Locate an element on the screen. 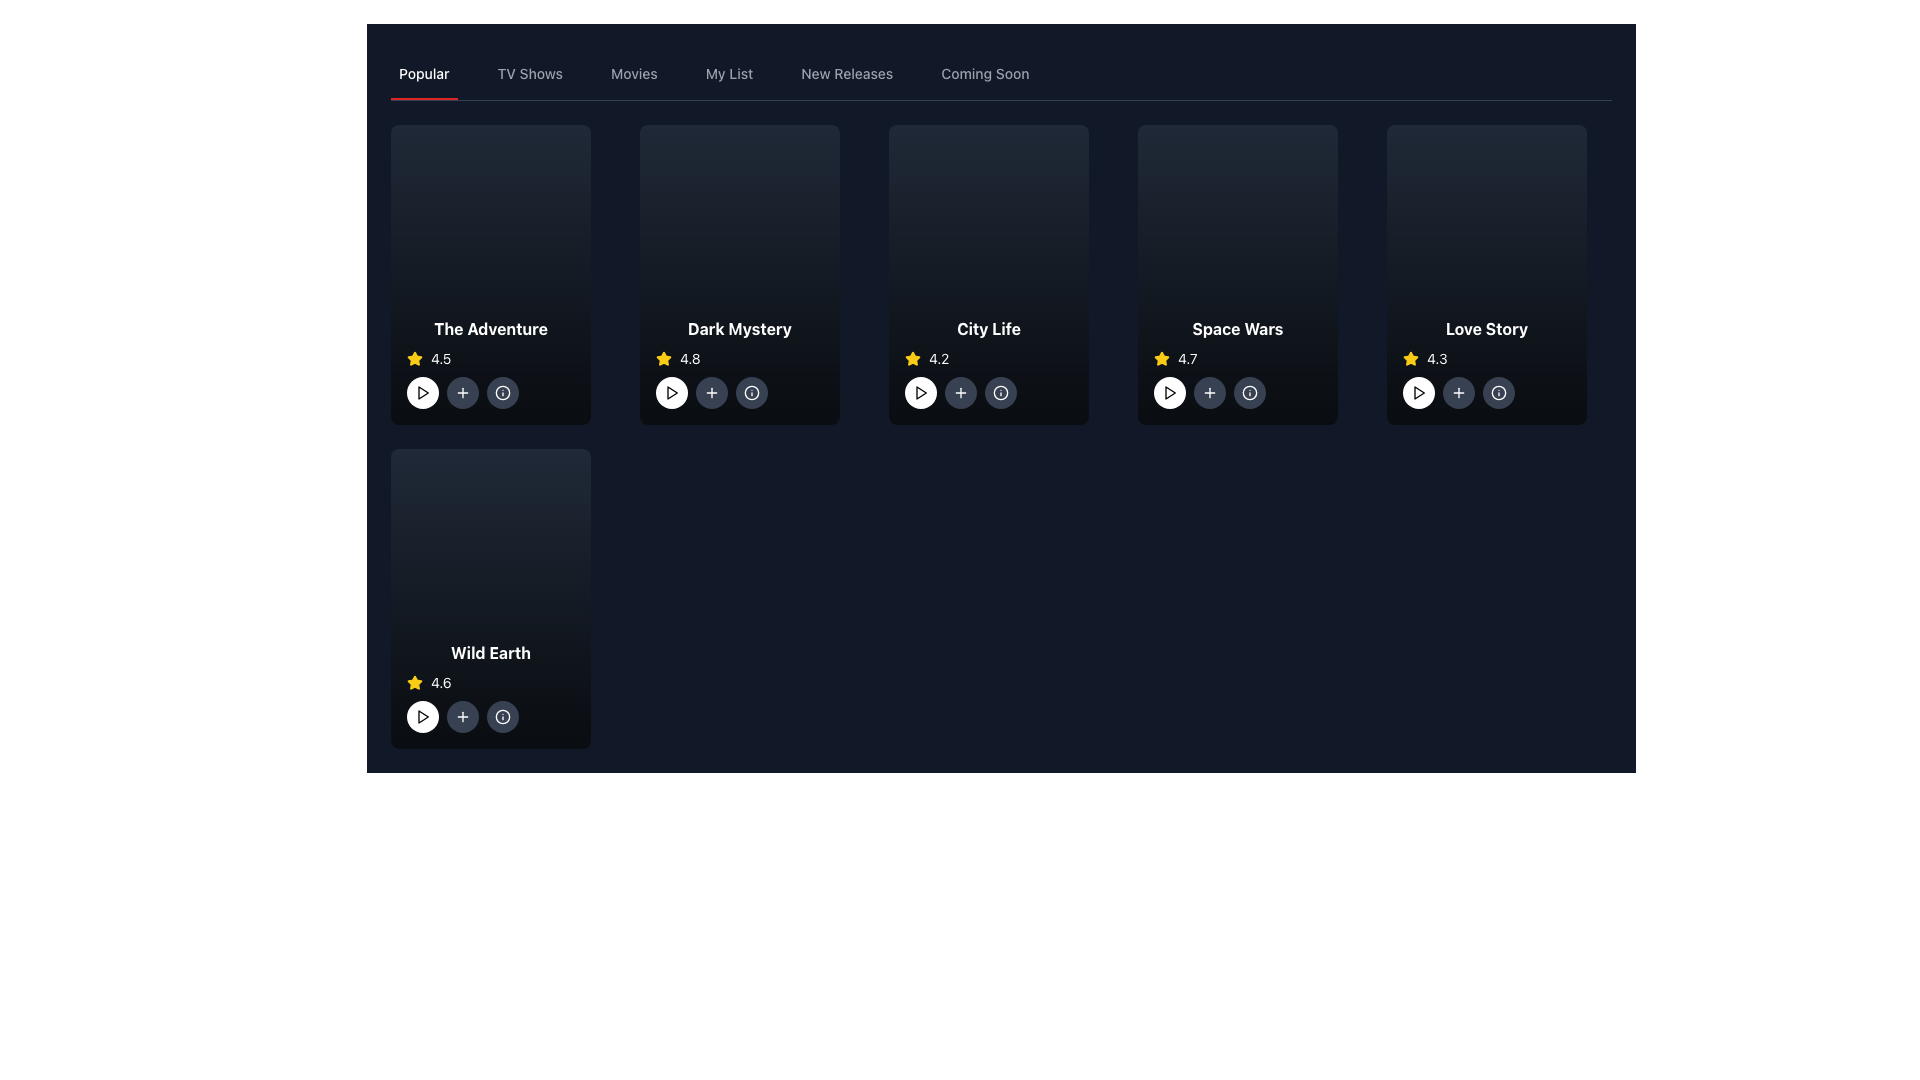 This screenshot has width=1920, height=1080. the circular button with a dark gray background and a white plus symbol, located in the second position among three buttons below the 'Love Story' card is located at coordinates (1459, 393).